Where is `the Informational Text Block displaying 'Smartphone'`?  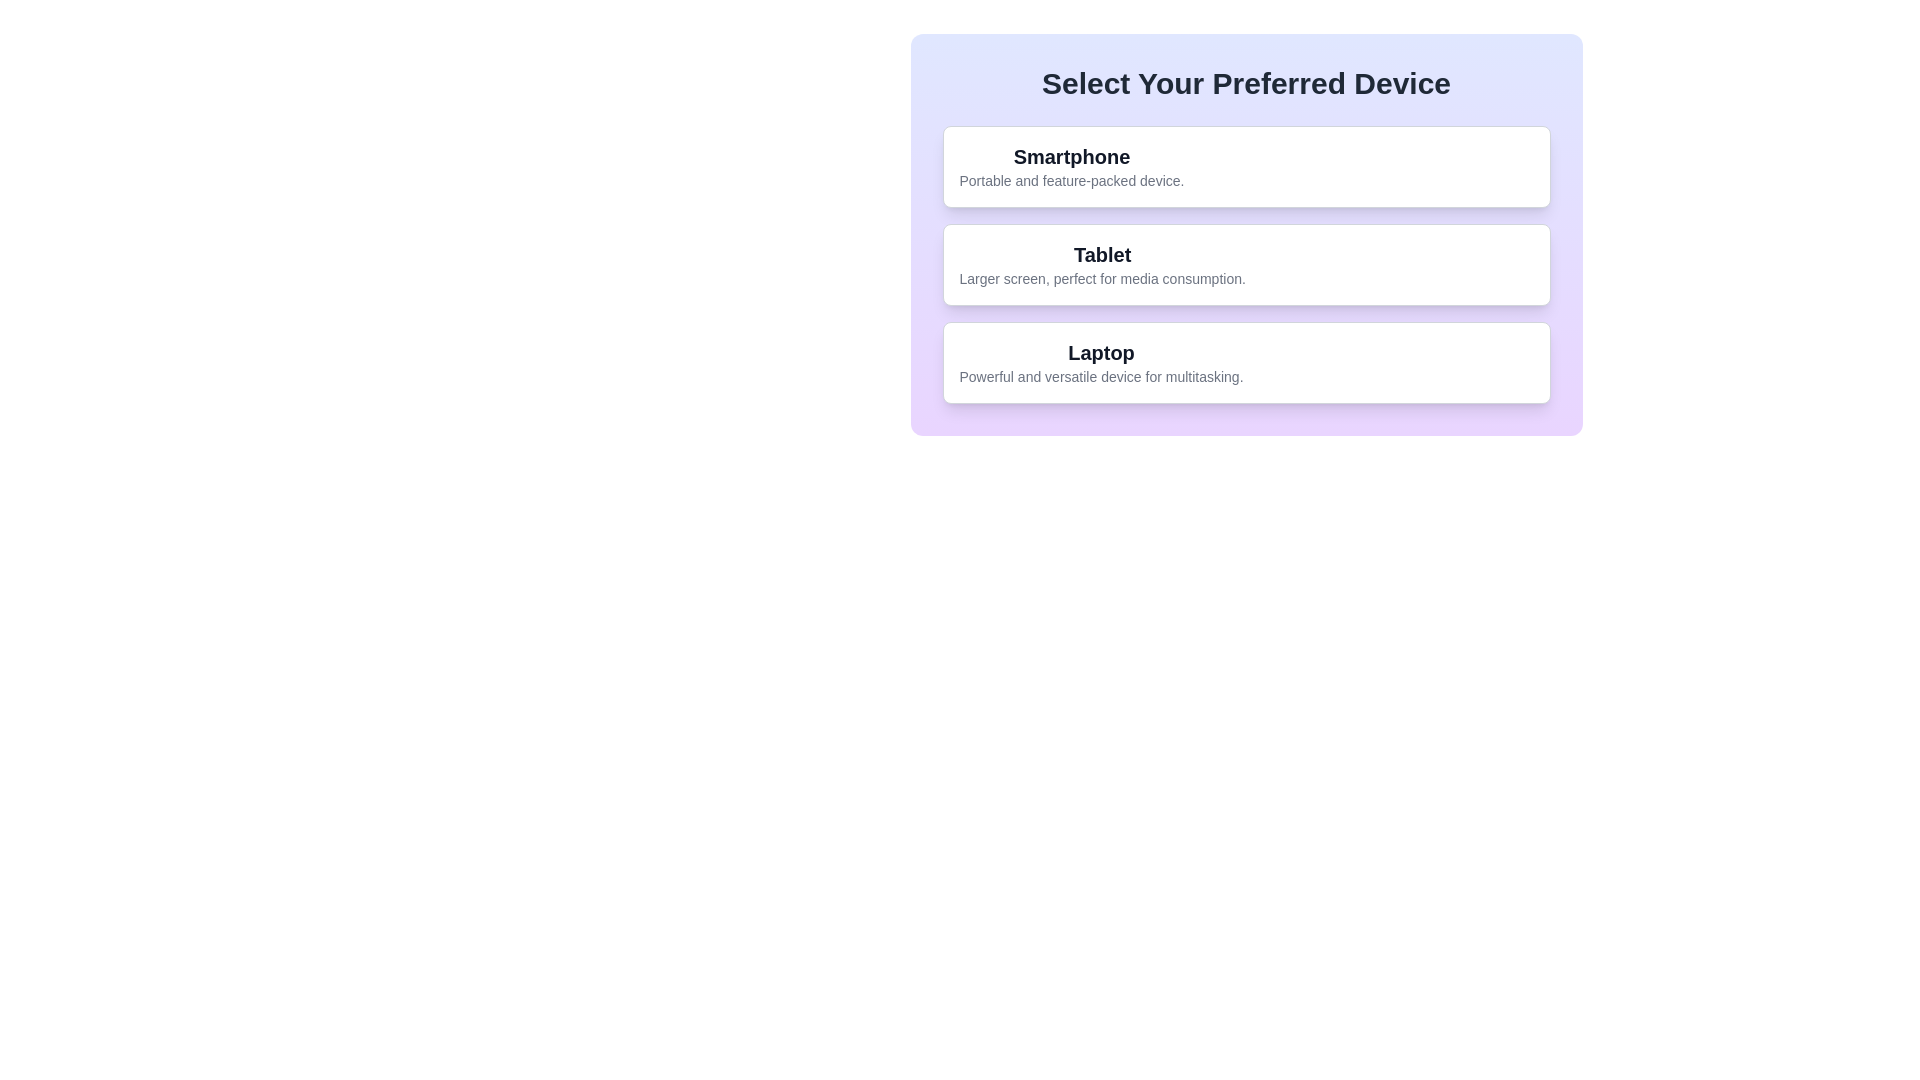 the Informational Text Block displaying 'Smartphone' is located at coordinates (1070, 165).